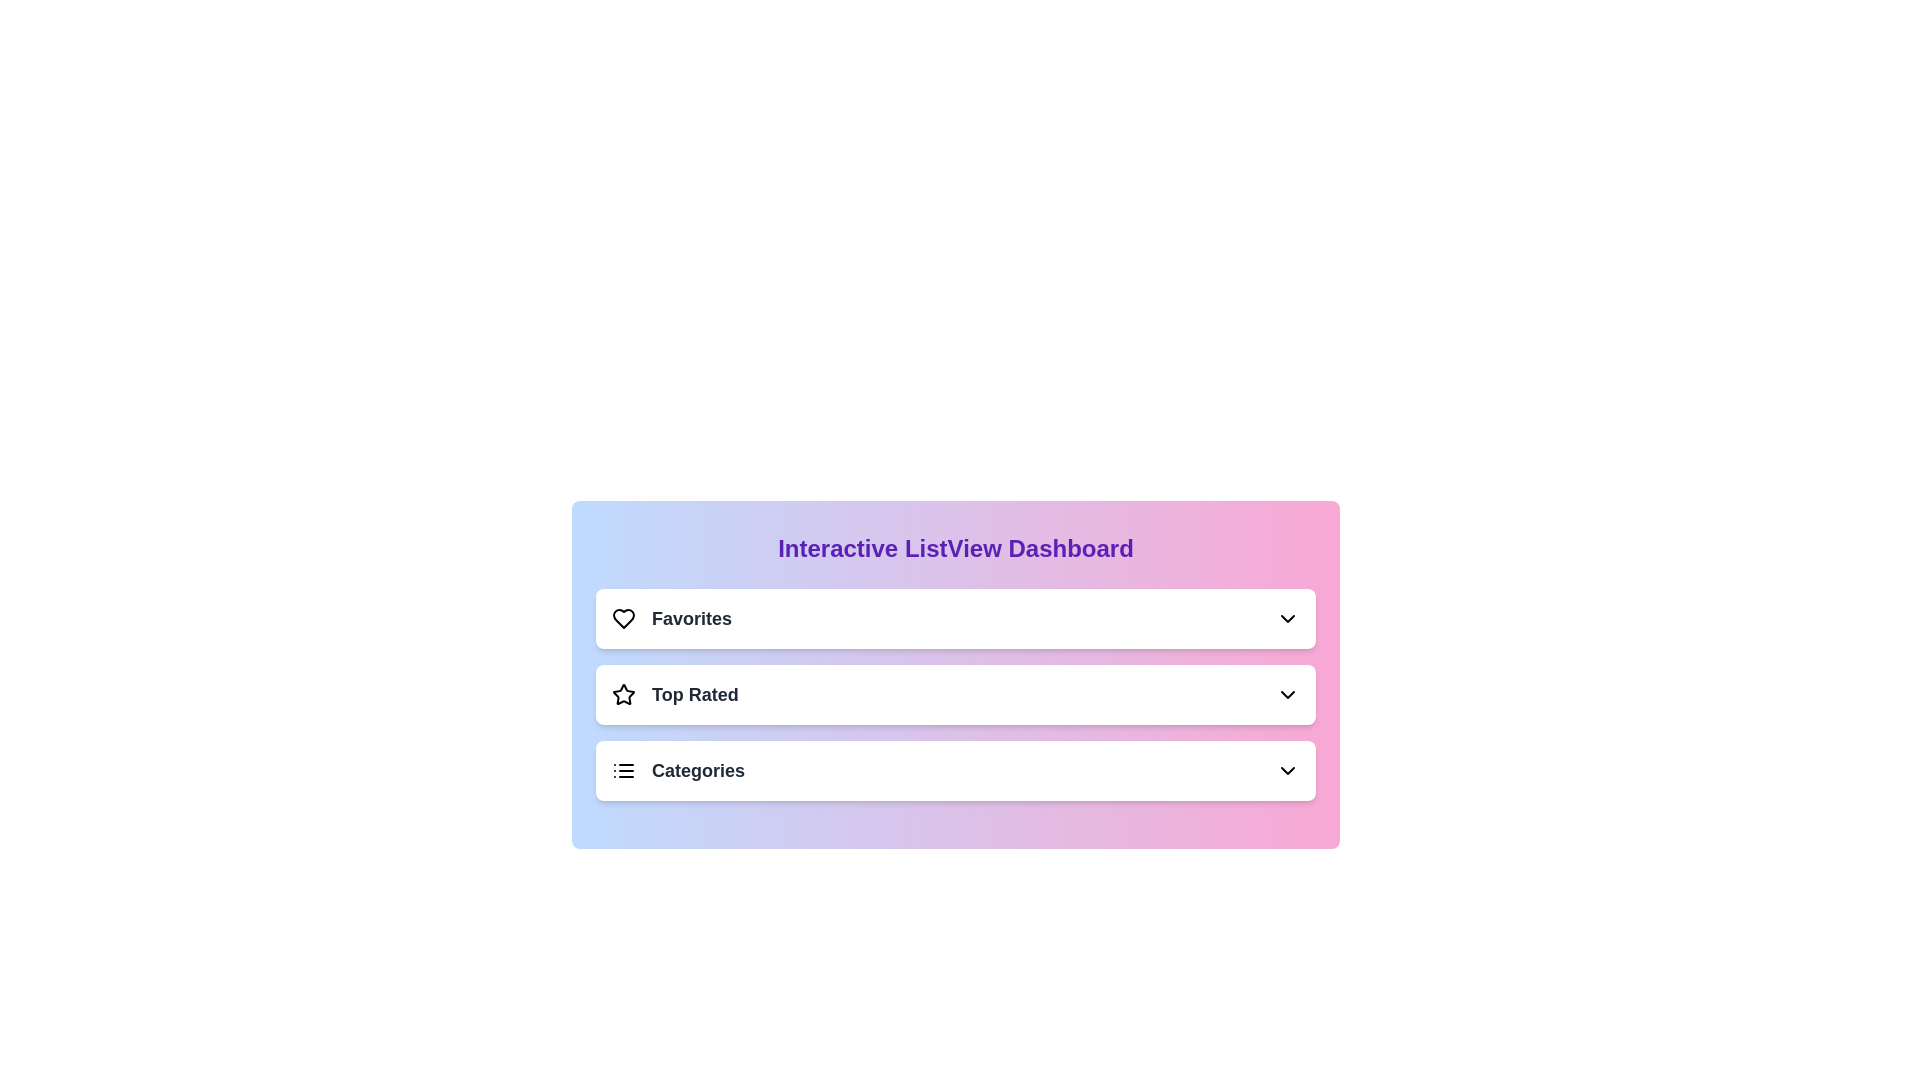  Describe the element at coordinates (623, 617) in the screenshot. I see `the icon corresponding to Favorites in the list` at that location.